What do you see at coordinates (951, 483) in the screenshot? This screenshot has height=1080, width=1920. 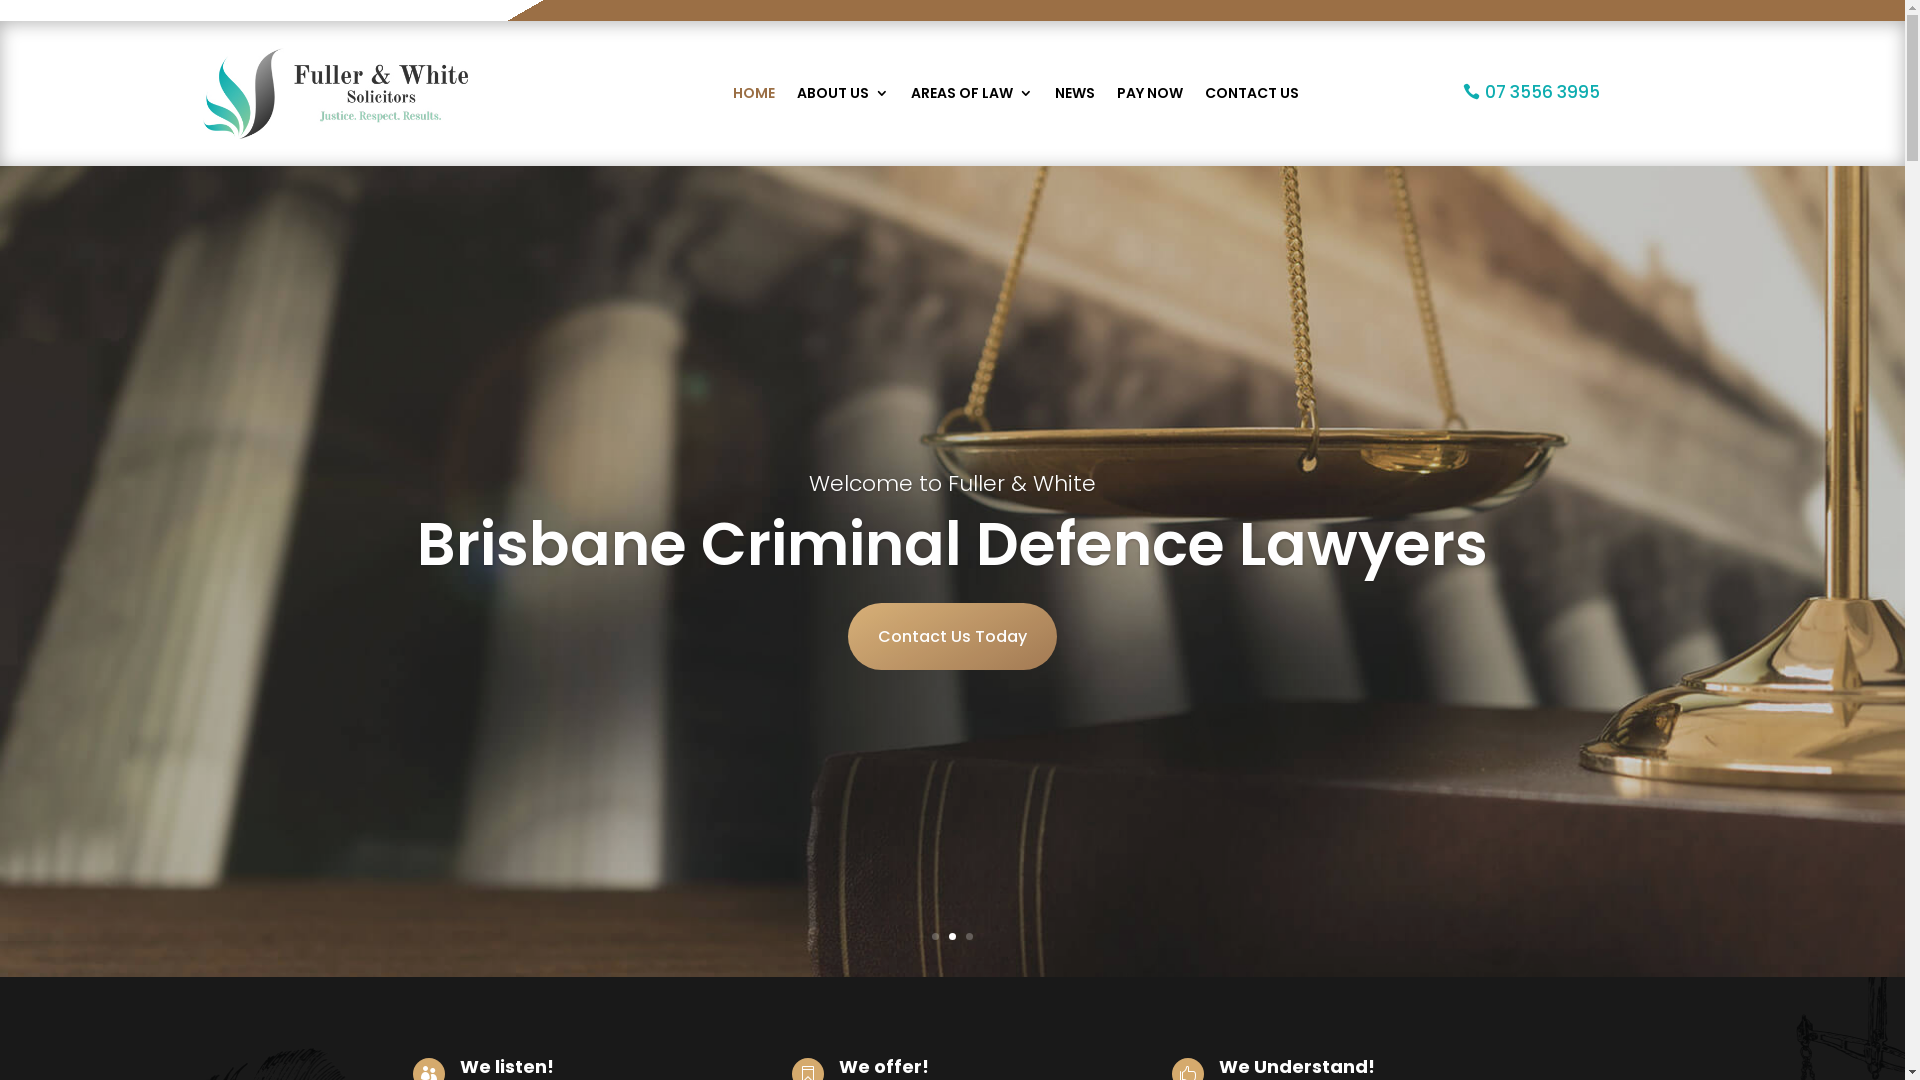 I see `'Welcome to Fuller & White'` at bounding box center [951, 483].